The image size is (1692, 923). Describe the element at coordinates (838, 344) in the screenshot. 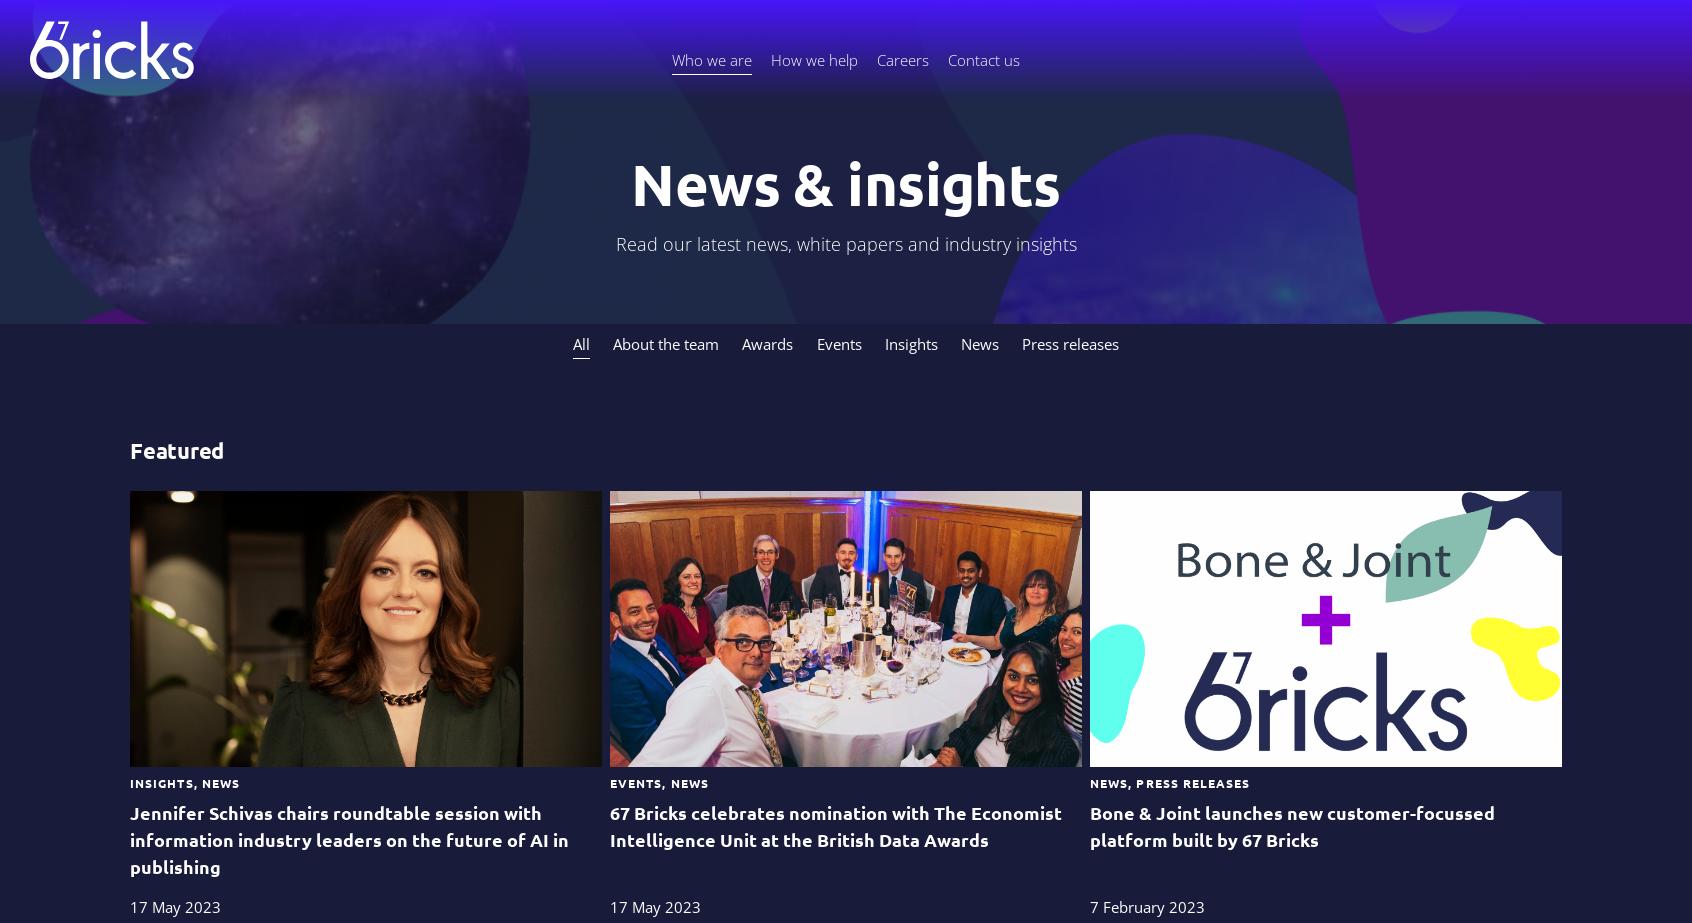

I see `'Events'` at that location.